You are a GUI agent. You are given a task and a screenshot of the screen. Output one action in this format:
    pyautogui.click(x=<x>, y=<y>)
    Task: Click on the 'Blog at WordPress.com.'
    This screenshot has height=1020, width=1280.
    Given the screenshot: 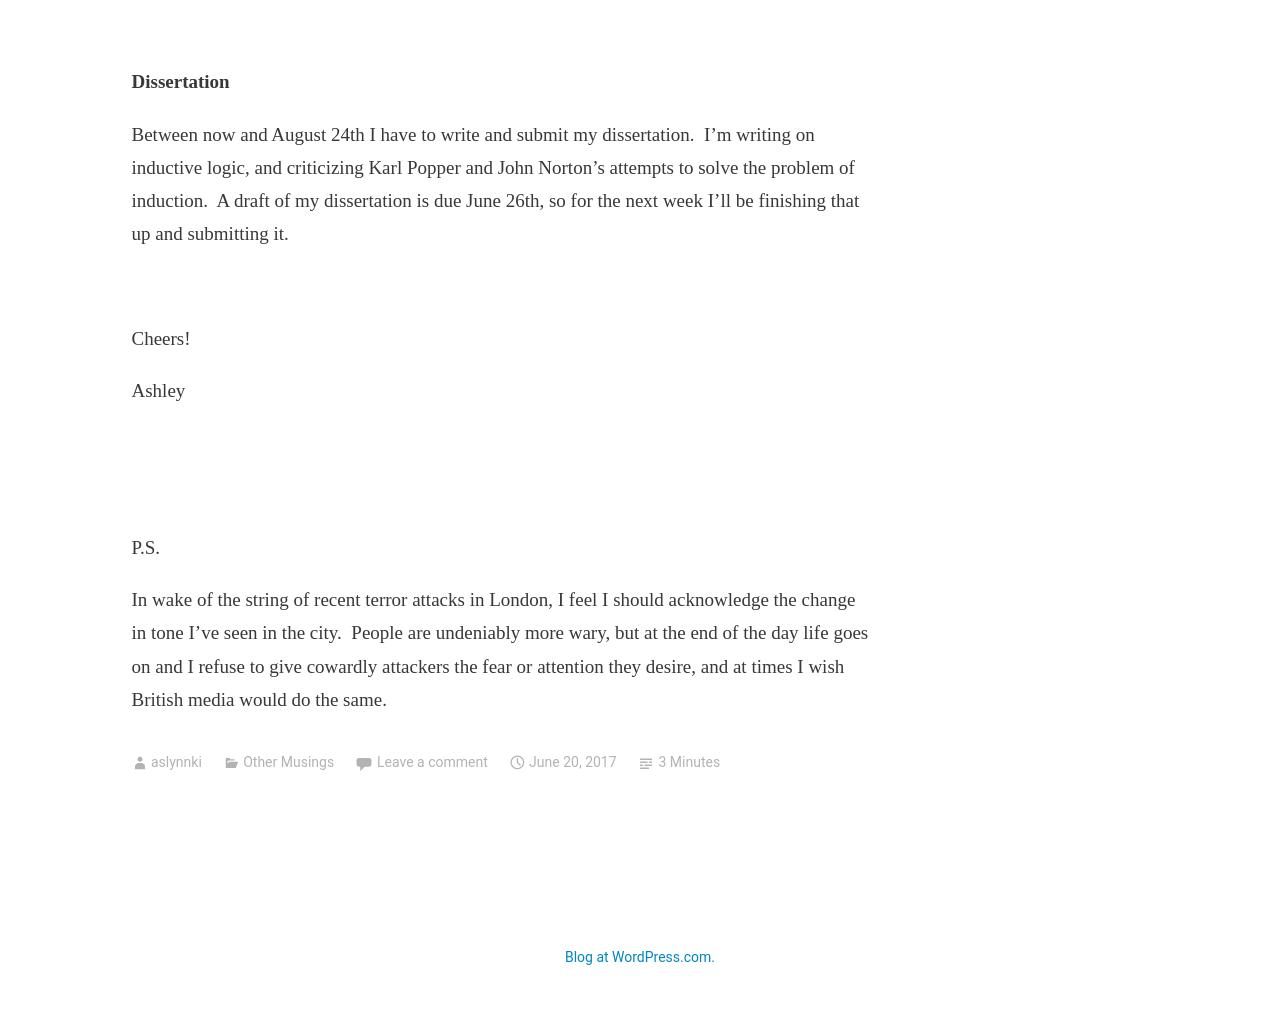 What is the action you would take?
    pyautogui.click(x=638, y=955)
    